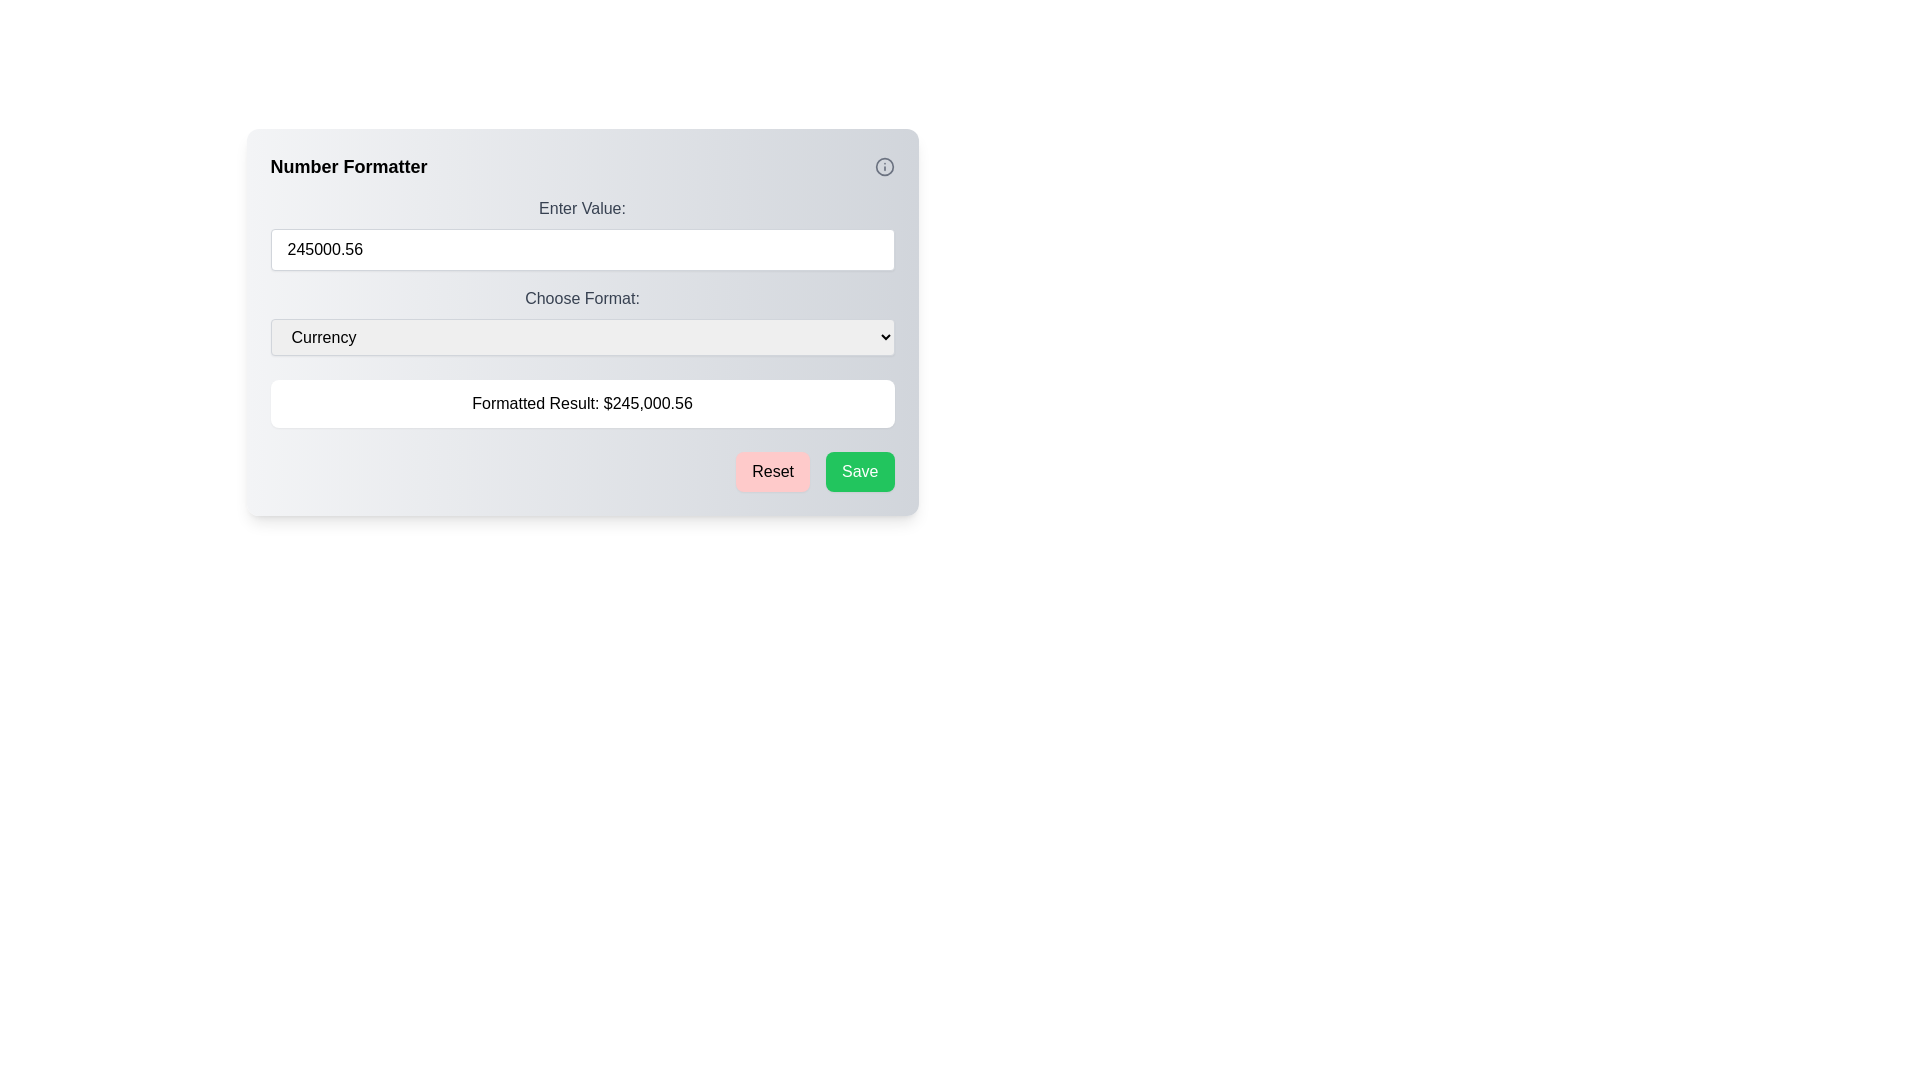 Image resolution: width=1920 pixels, height=1080 pixels. What do you see at coordinates (581, 404) in the screenshot?
I see `the Text Display component that shows 'Formatted Result: $245,000.56', which is located below the 'Choose Format' dropdown and above the 'Reset' and 'Save' buttons` at bounding box center [581, 404].